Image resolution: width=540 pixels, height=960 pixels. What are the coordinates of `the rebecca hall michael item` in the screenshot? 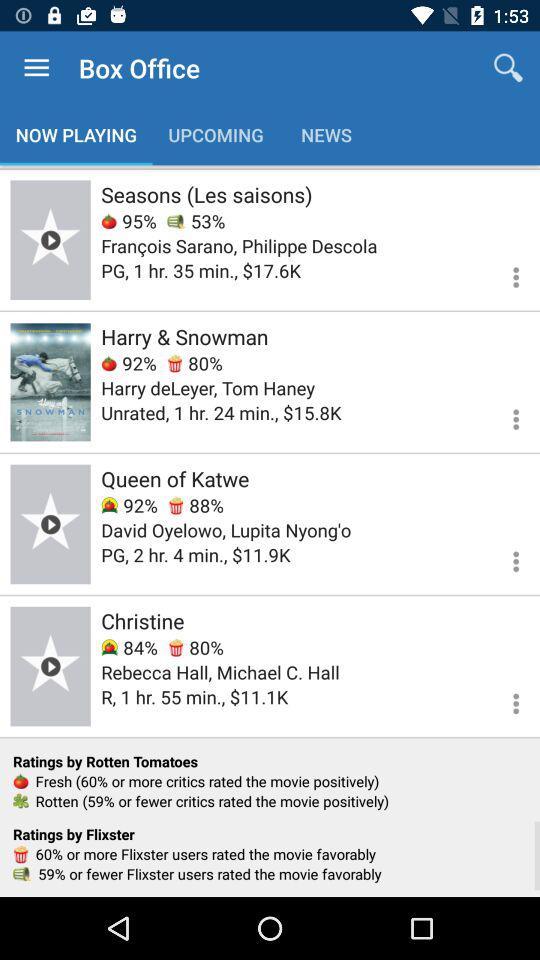 It's located at (219, 672).